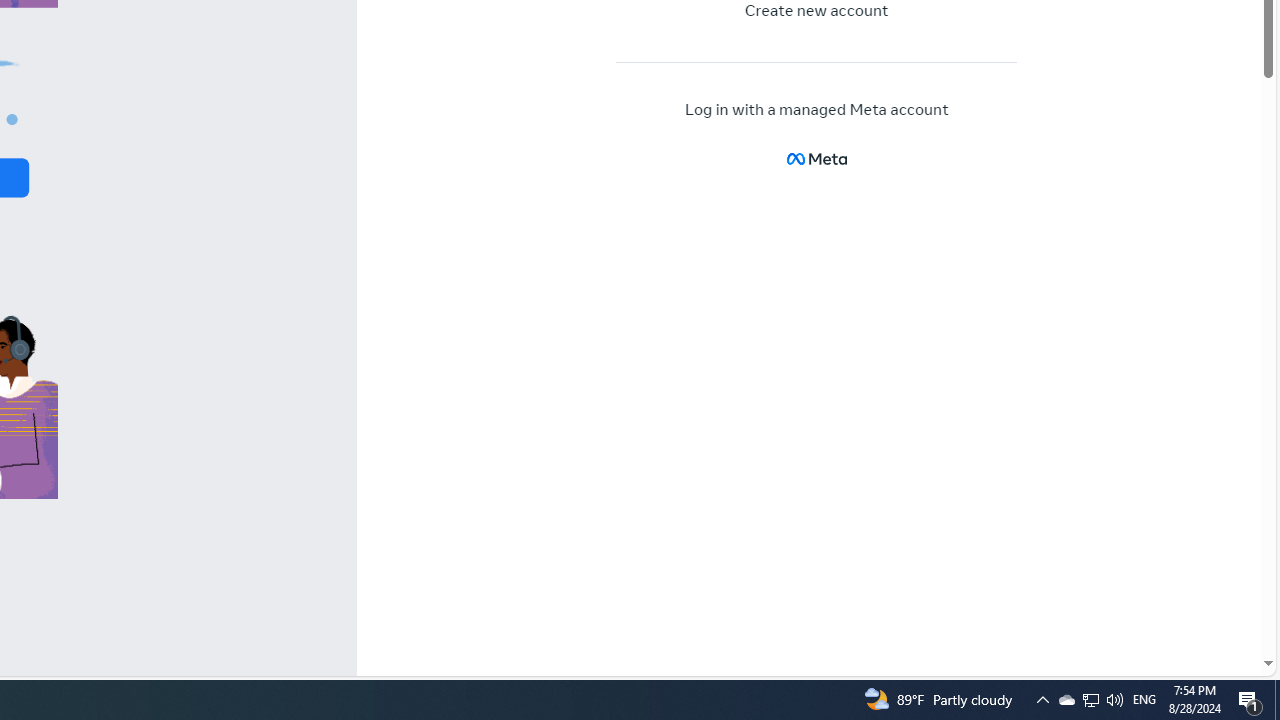 The height and width of the screenshot is (720, 1280). I want to click on 'Meta logo', so click(816, 157).